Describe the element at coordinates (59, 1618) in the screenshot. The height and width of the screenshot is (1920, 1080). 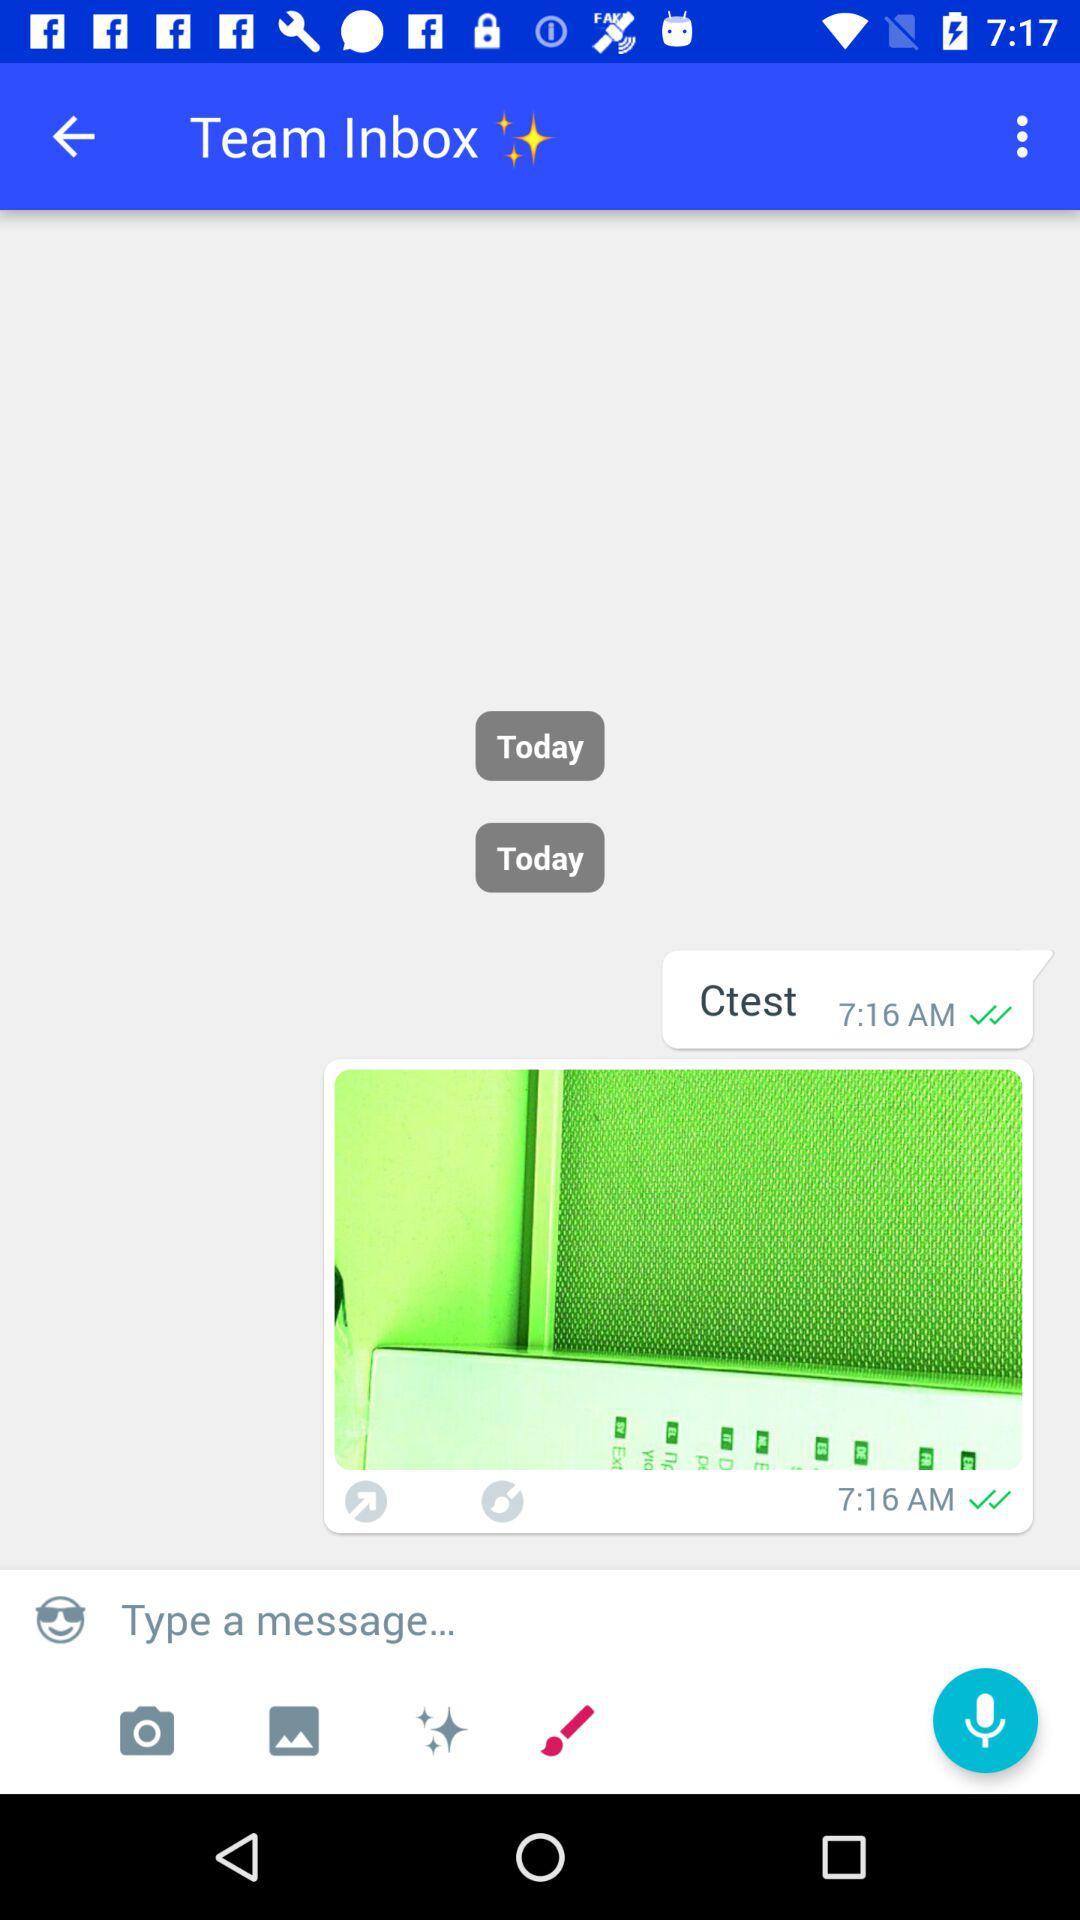
I see `the emoji icon` at that location.